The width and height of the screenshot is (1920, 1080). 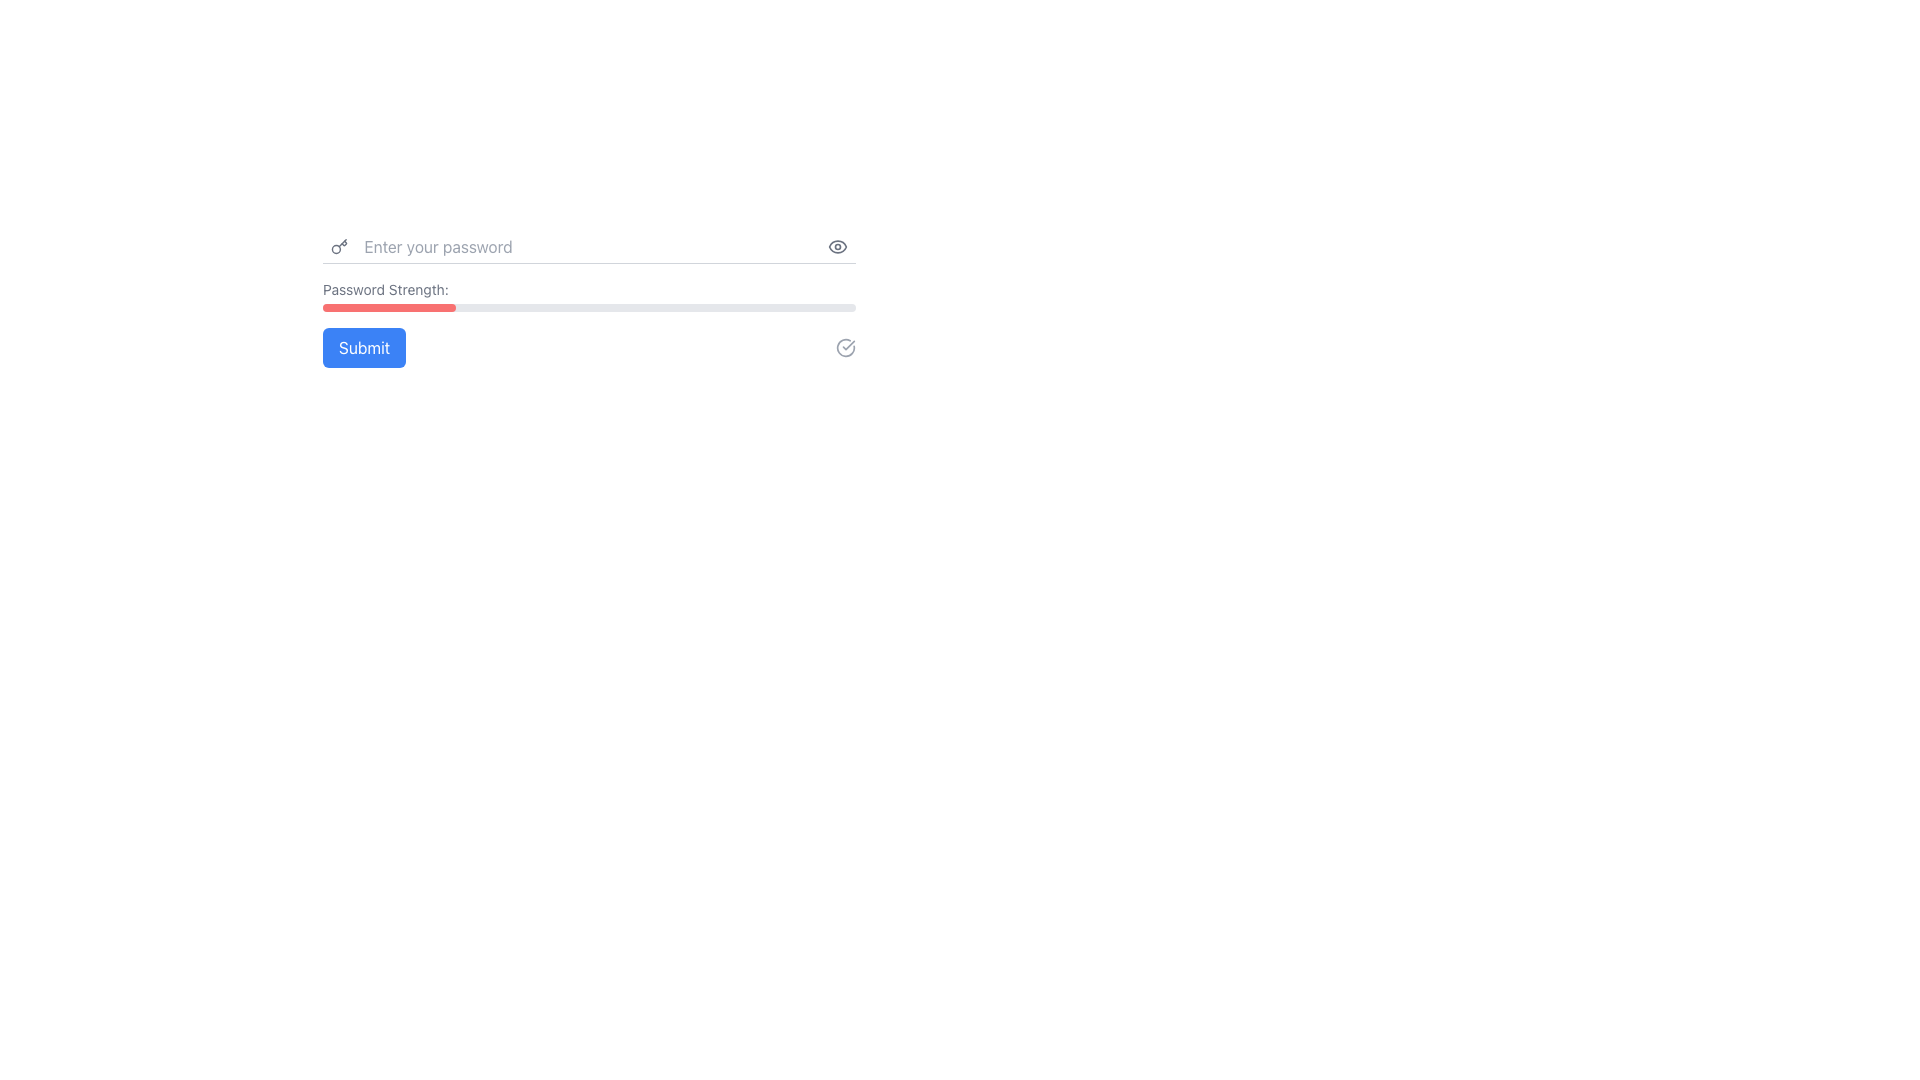 I want to click on the circular icon with a checkmark inside it, located to the right of the 'Submit' button, styled as an outlined gray graphic, so click(x=845, y=346).